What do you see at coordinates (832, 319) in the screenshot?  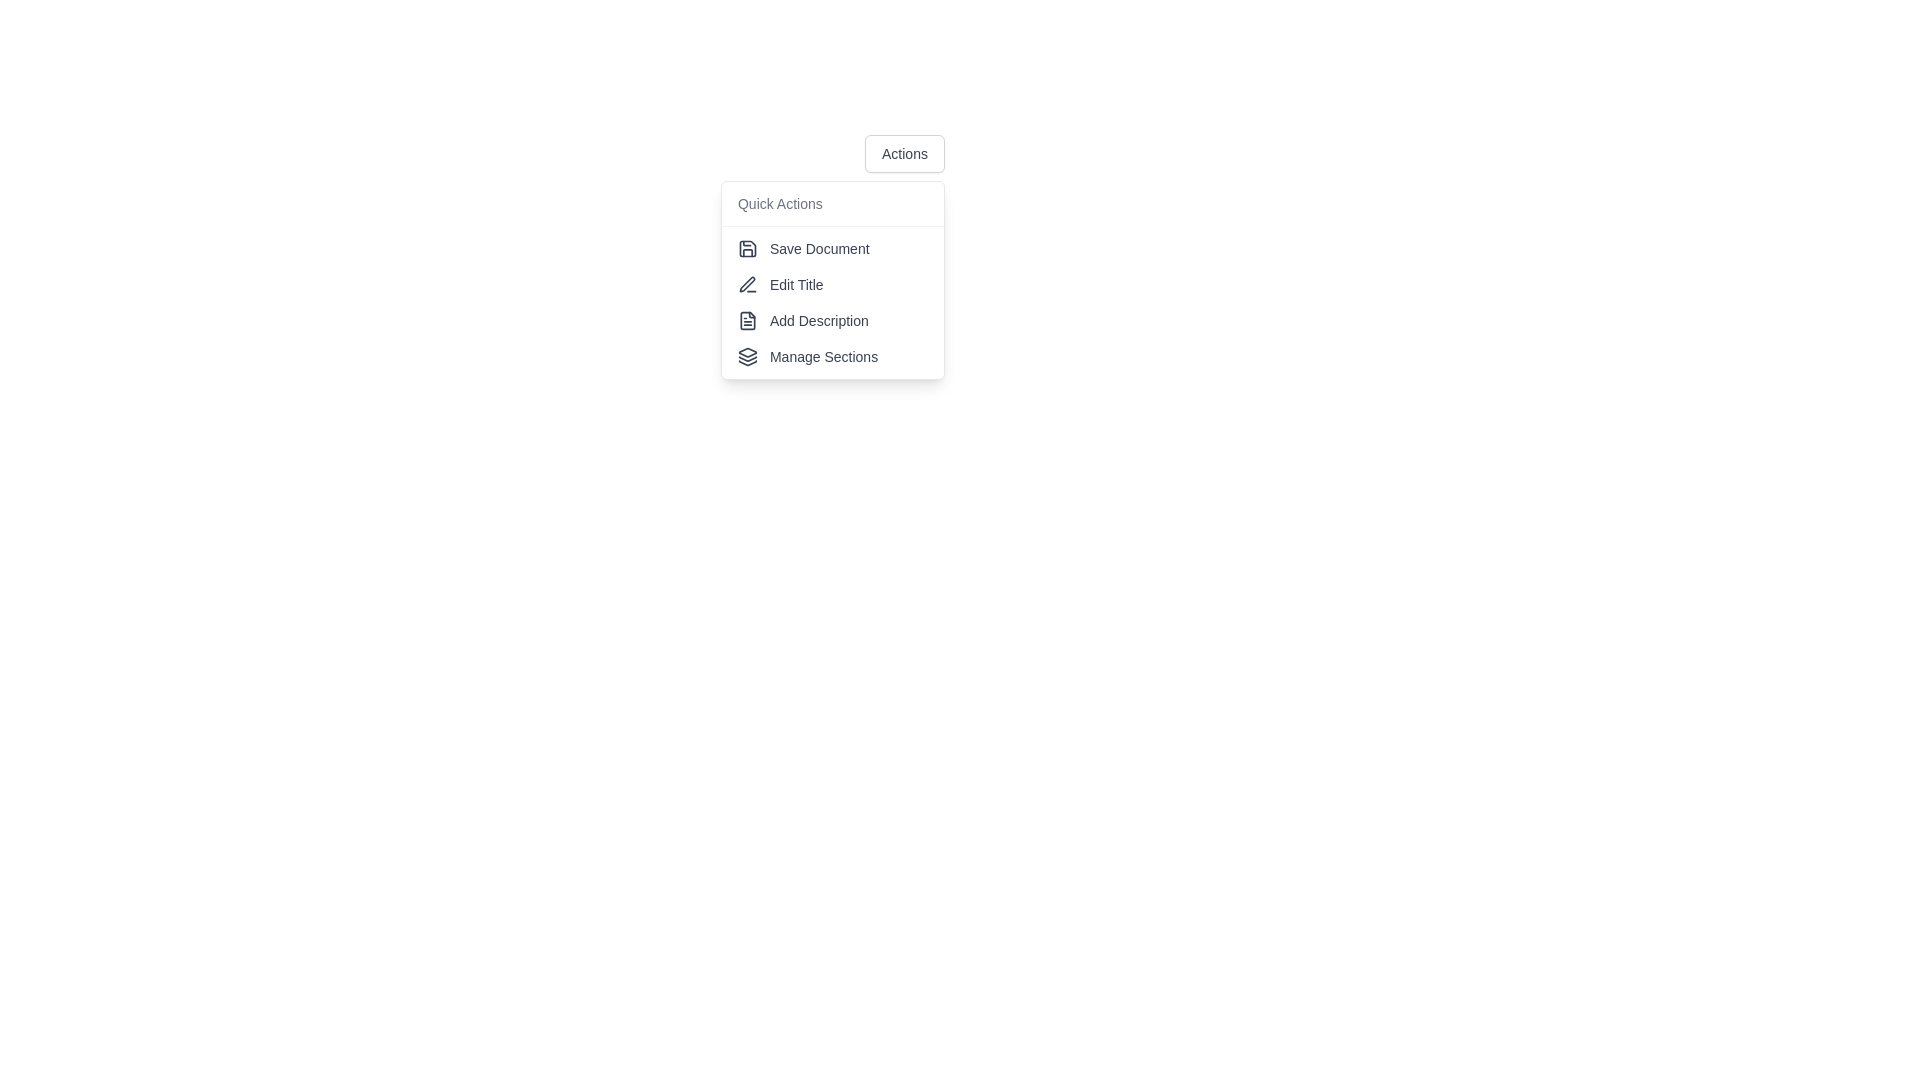 I see `the 'Add Description' button, which is the third item in a vertical list within a dropdown menu, positioned below 'Edit Title' and above 'Manage Sections'` at bounding box center [832, 319].